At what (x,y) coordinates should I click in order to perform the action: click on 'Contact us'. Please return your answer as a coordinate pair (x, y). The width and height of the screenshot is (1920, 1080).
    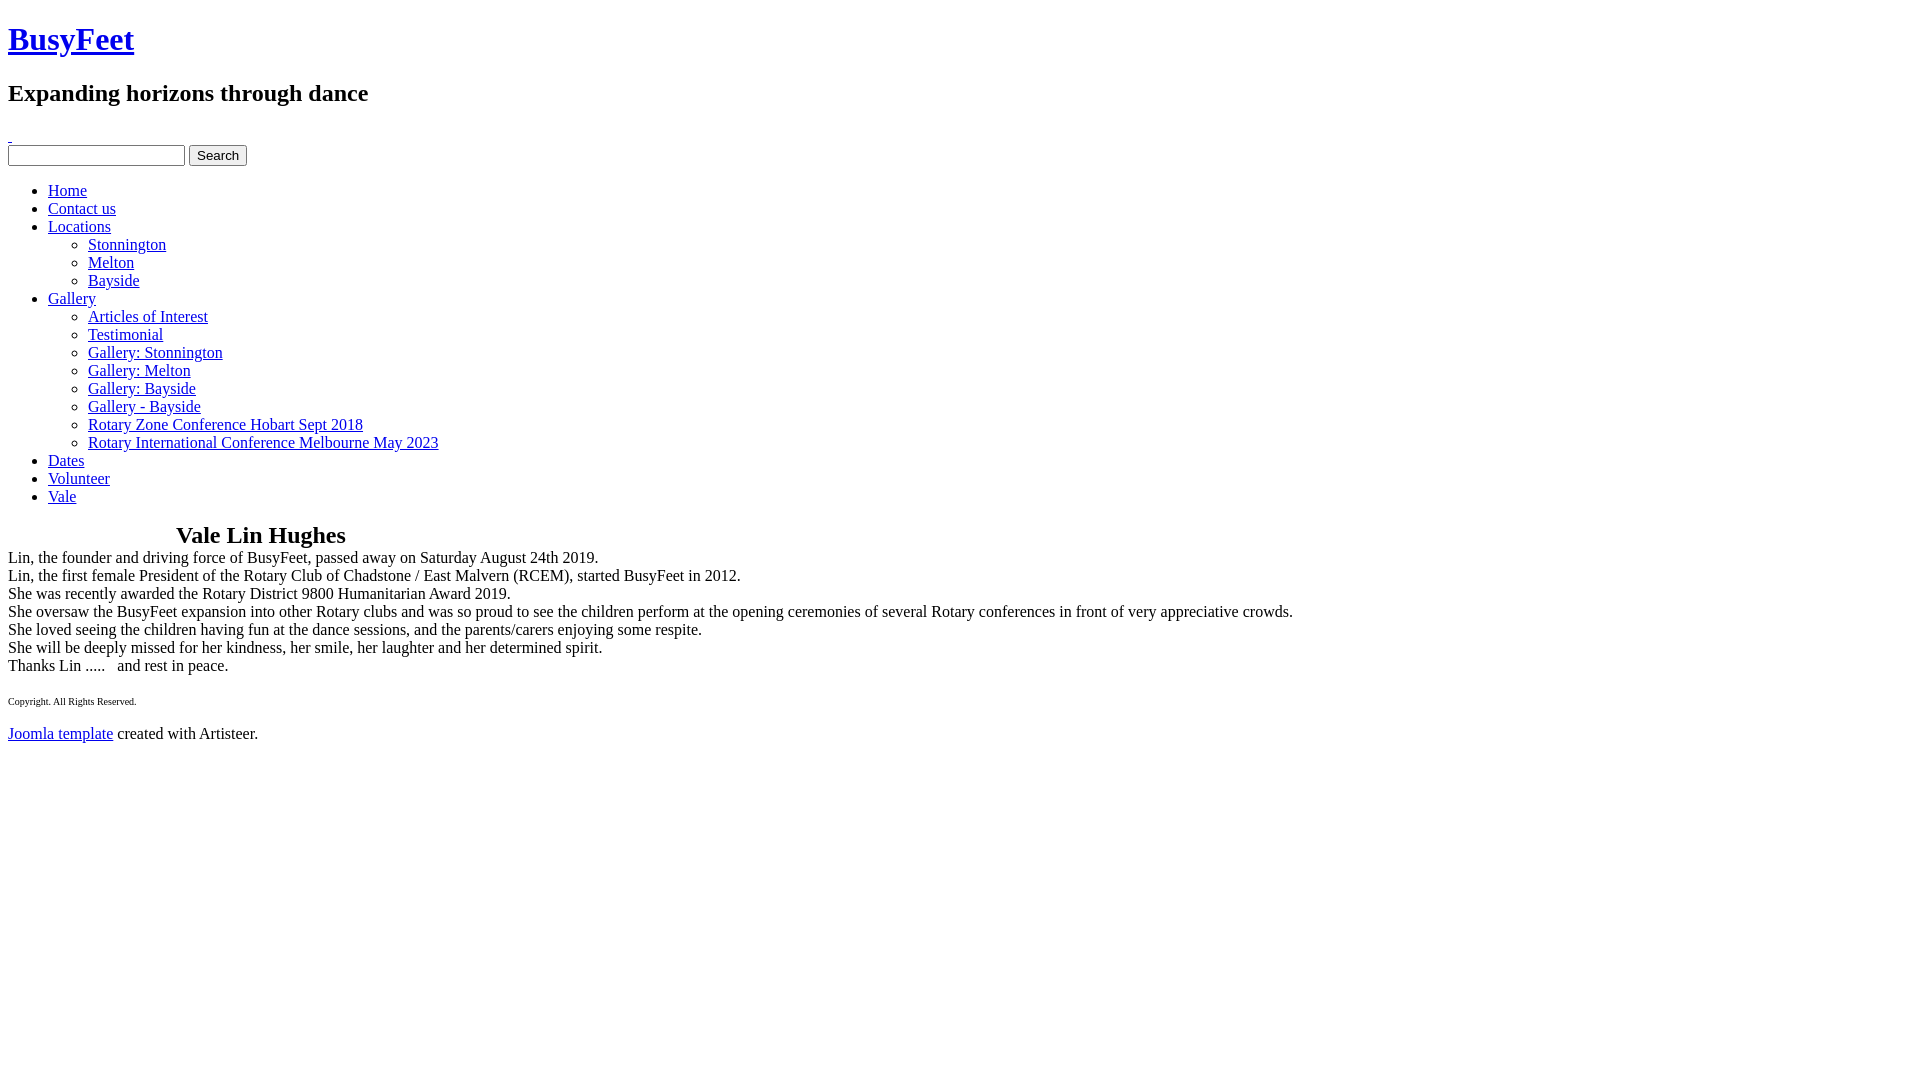
    Looking at the image, I should click on (48, 208).